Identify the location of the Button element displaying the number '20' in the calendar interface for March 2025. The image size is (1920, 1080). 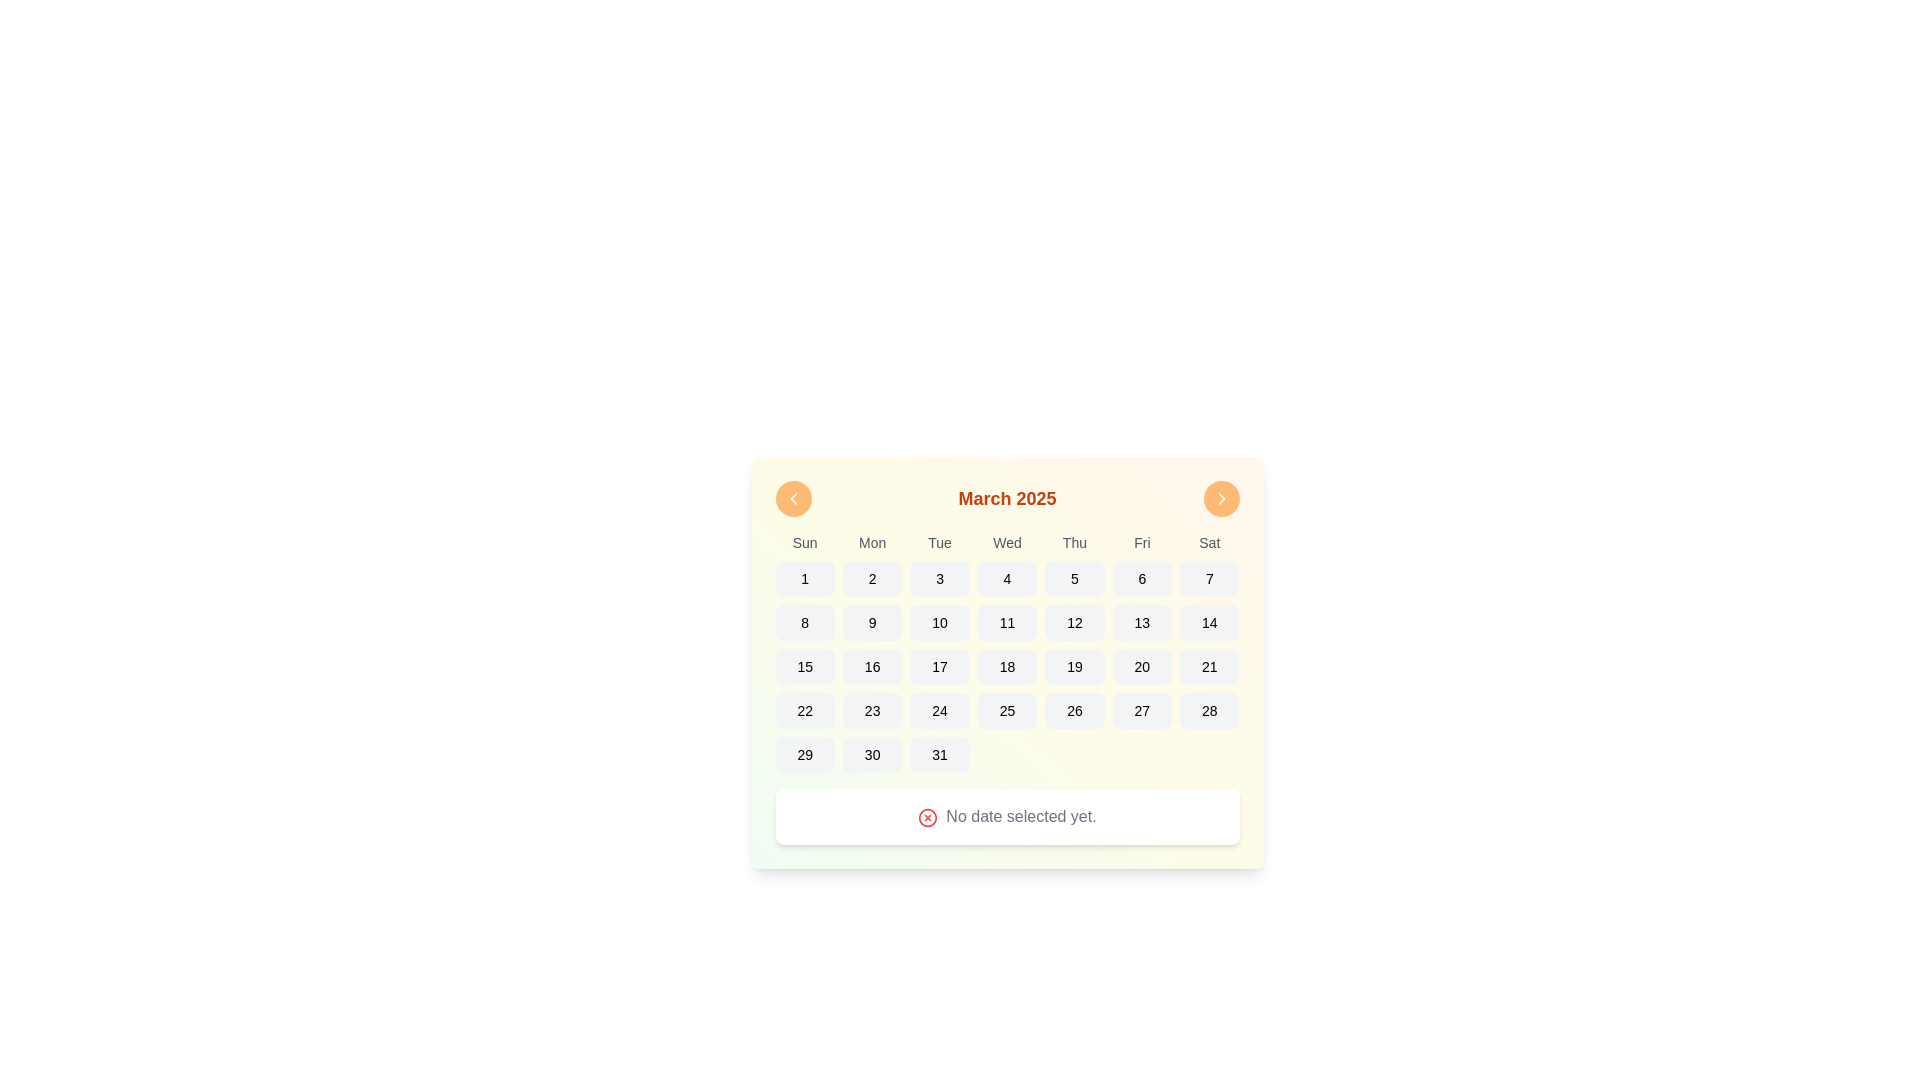
(1142, 667).